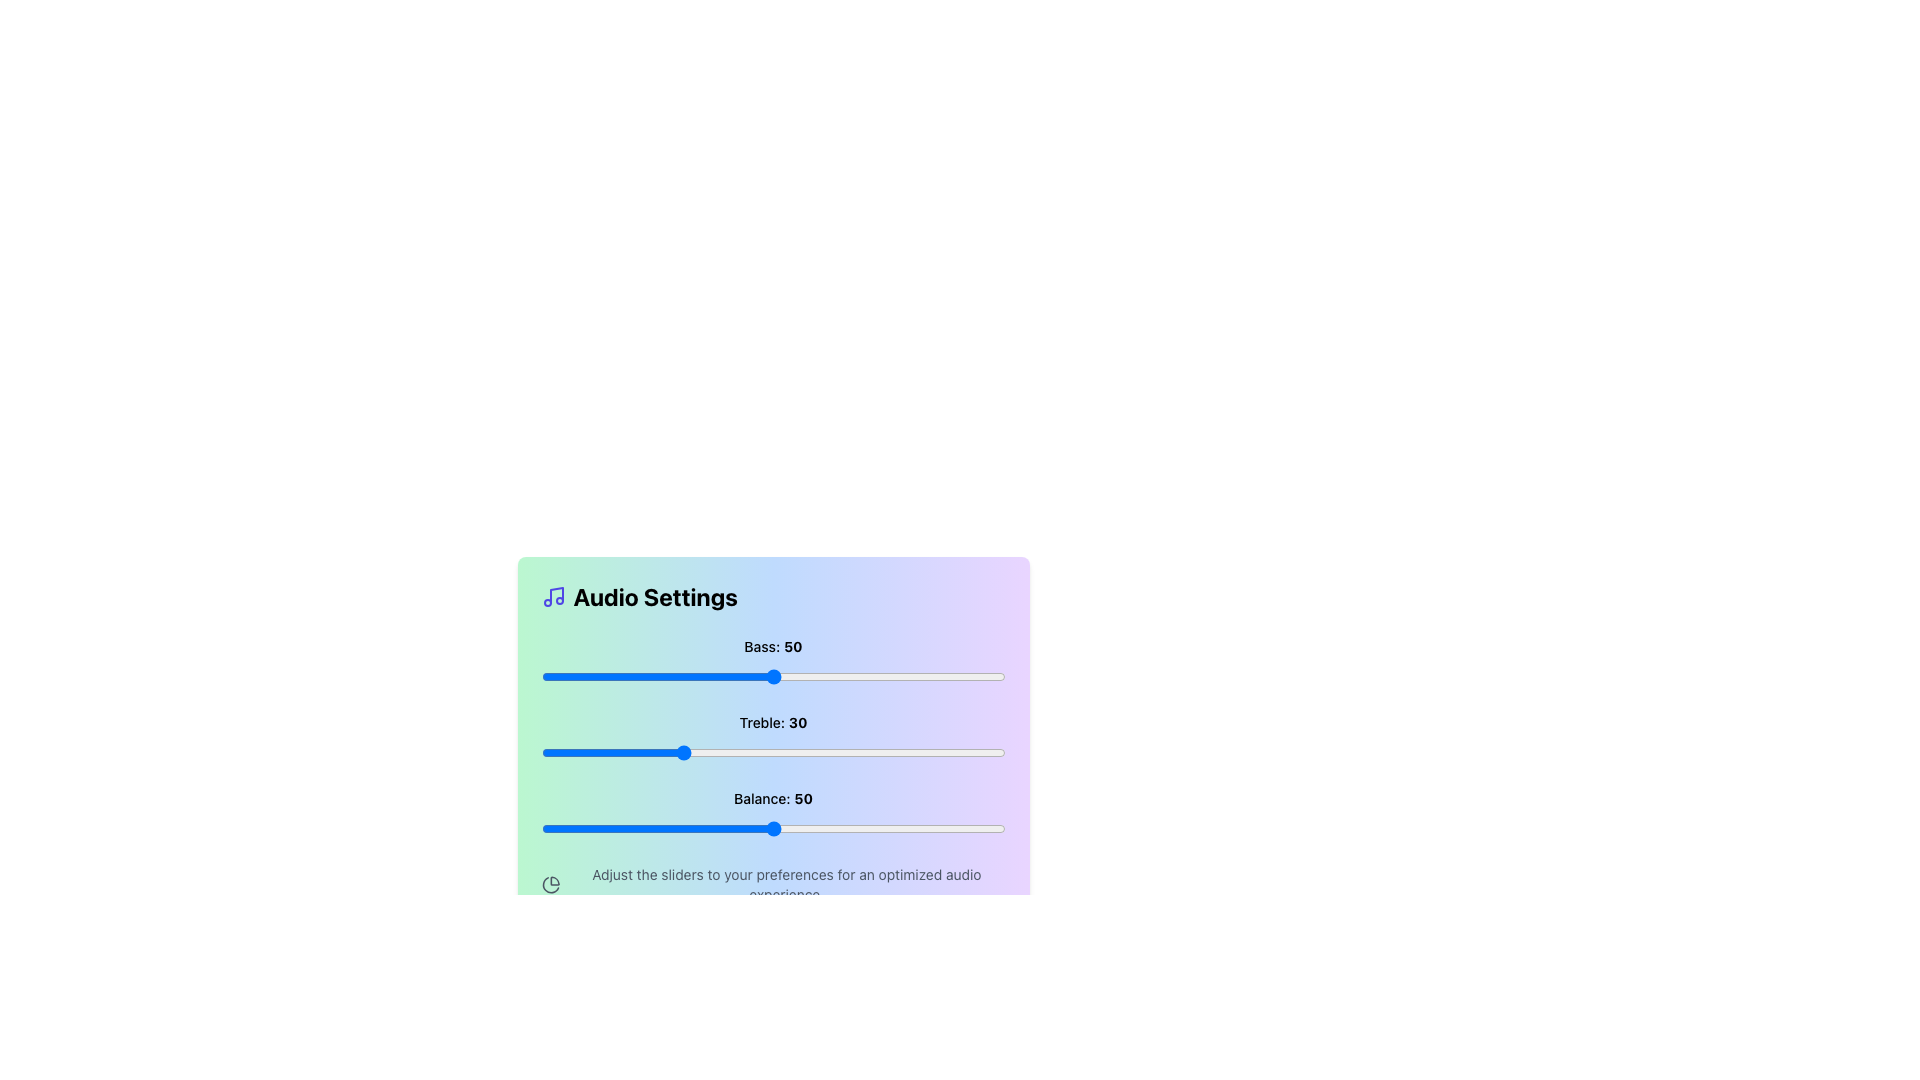 The image size is (1920, 1080). Describe the element at coordinates (744, 752) in the screenshot. I see `the treble level` at that location.